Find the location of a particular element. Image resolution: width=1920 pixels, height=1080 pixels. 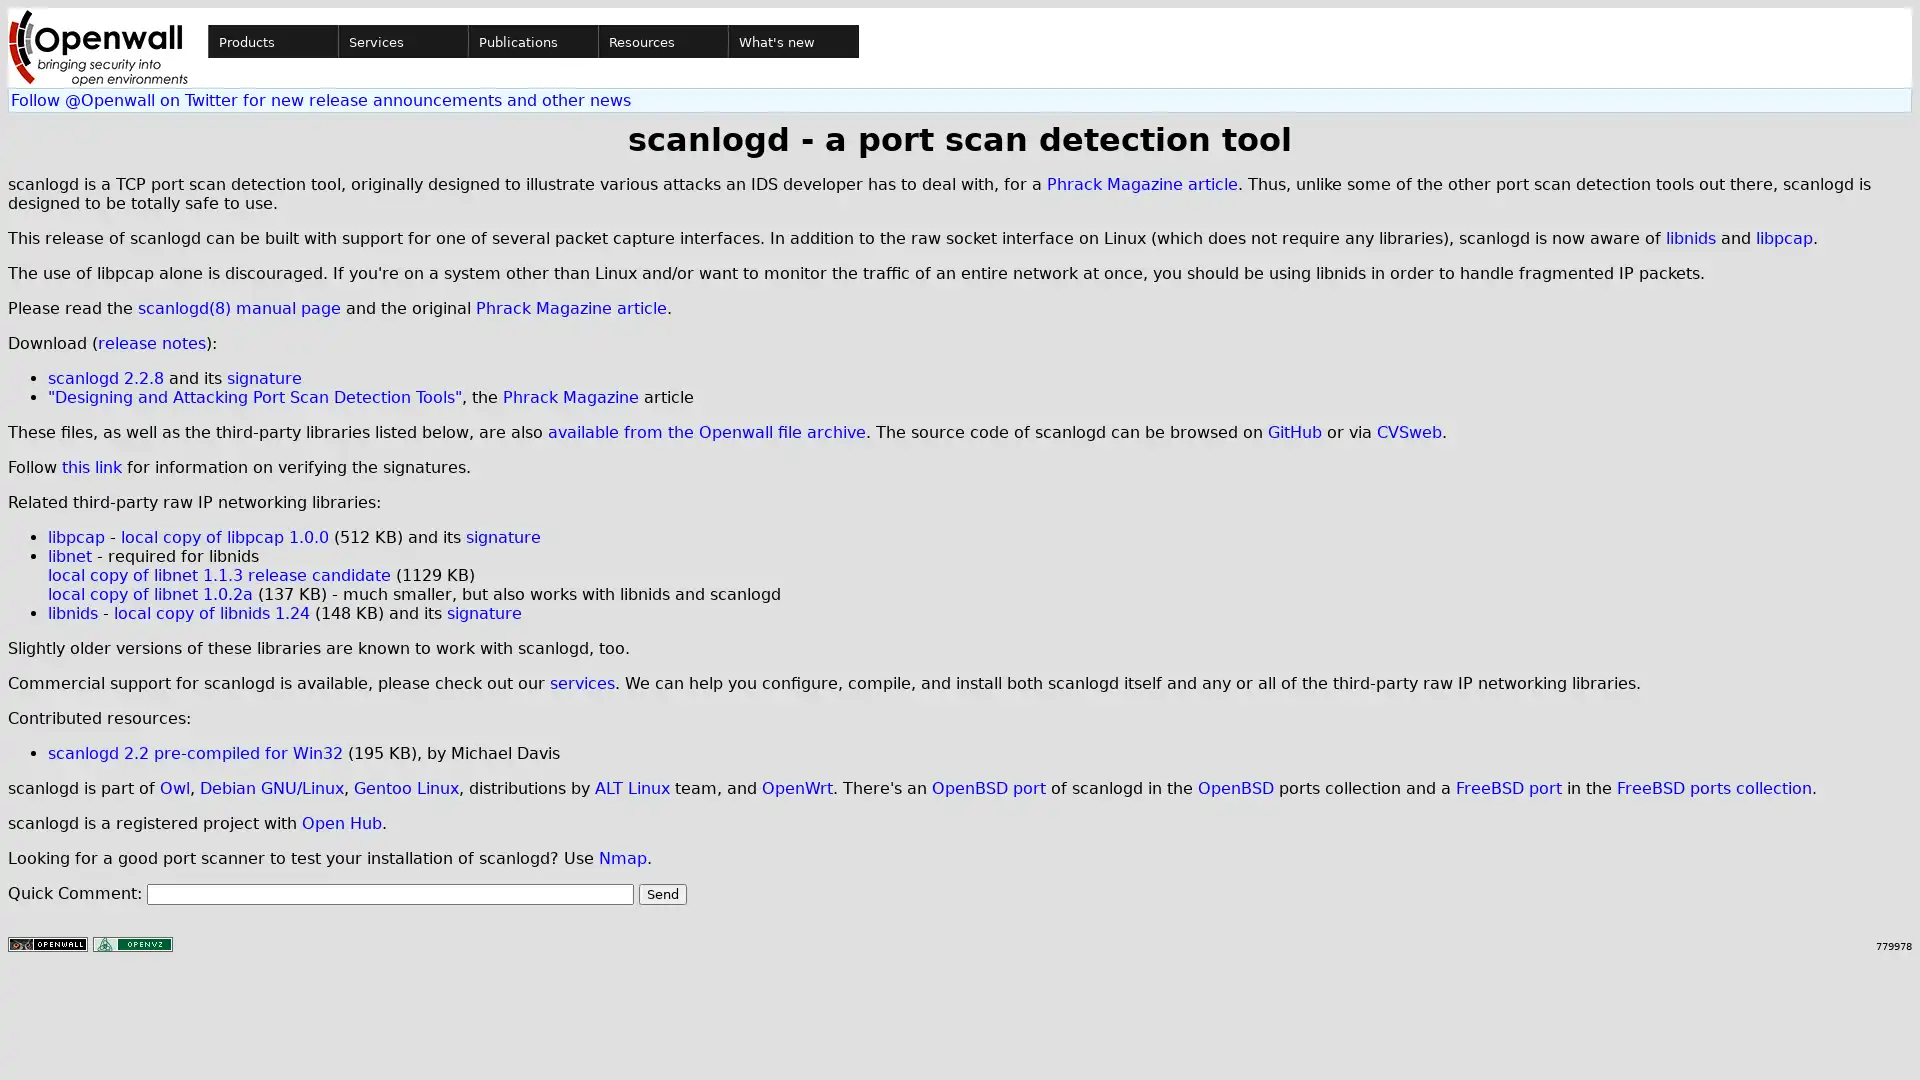

Send is located at coordinates (662, 893).